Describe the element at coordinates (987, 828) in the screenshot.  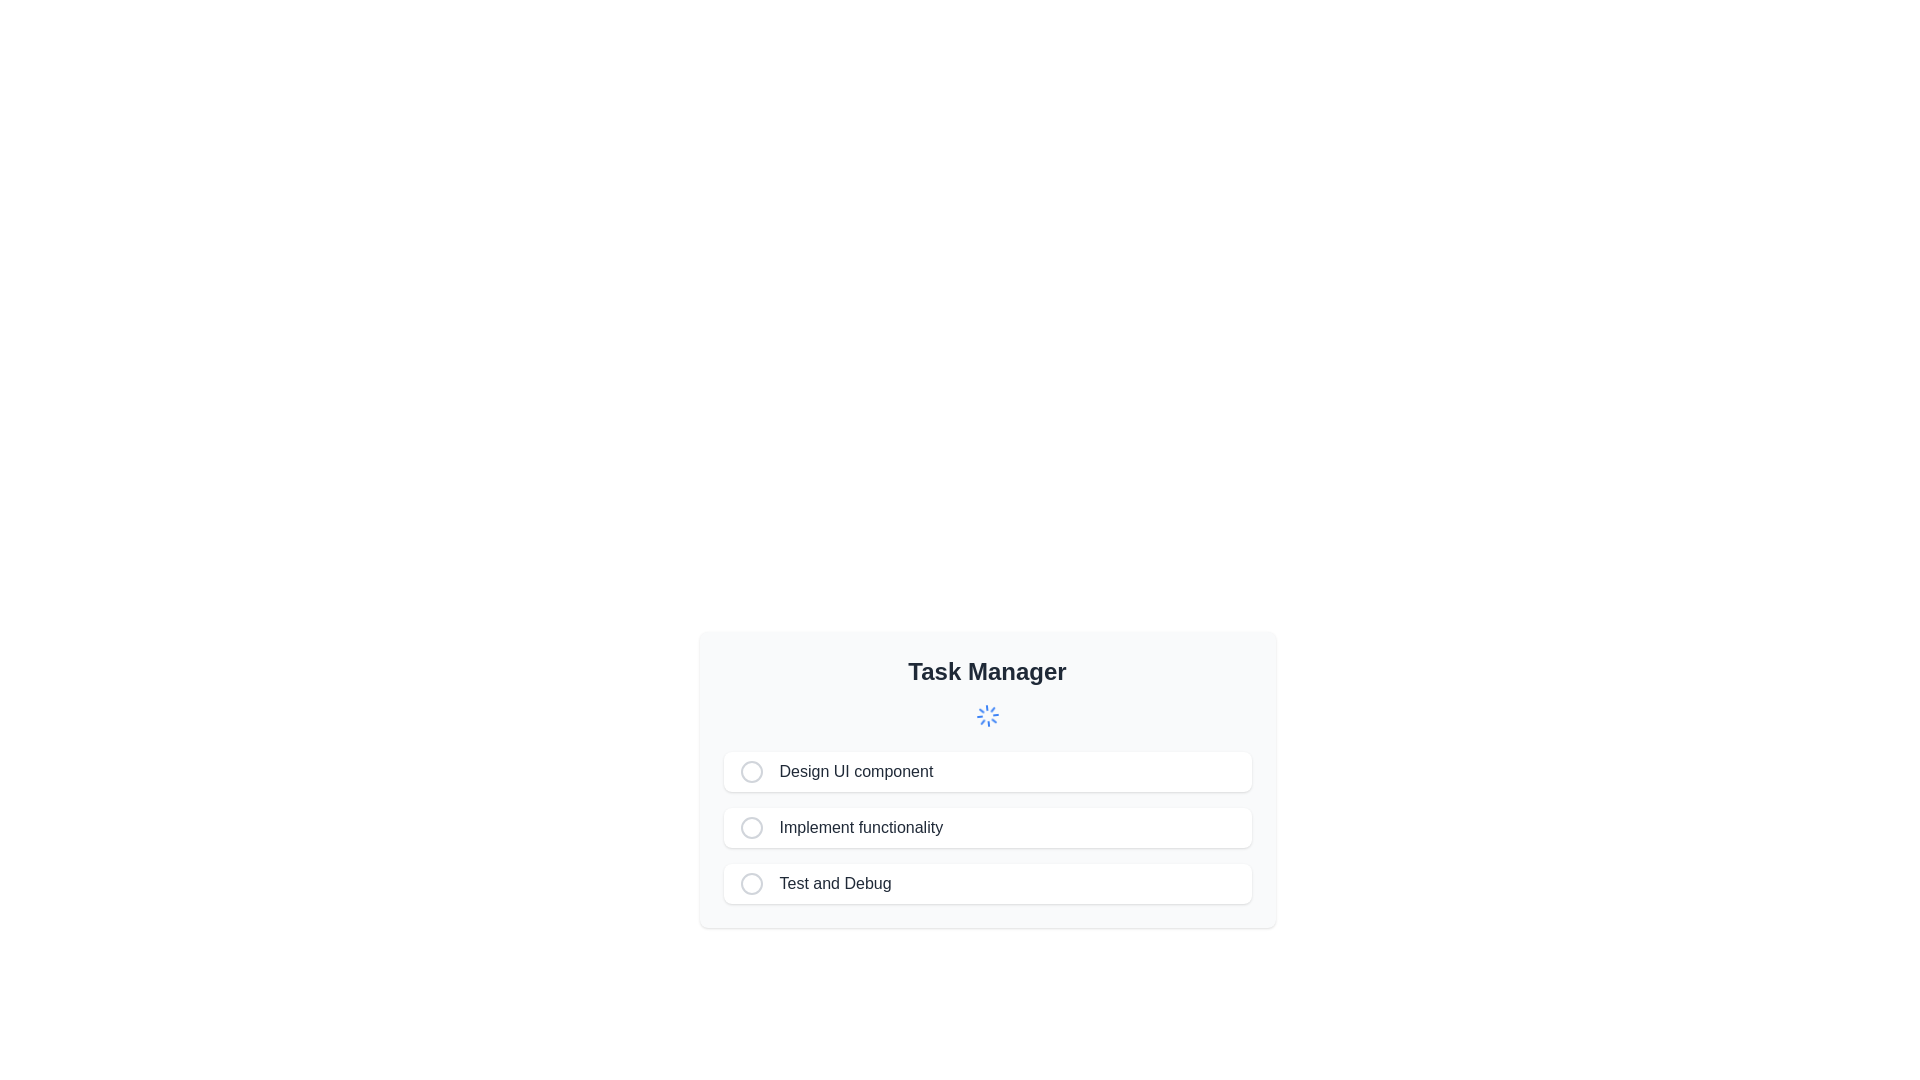
I see `the second task item` at that location.